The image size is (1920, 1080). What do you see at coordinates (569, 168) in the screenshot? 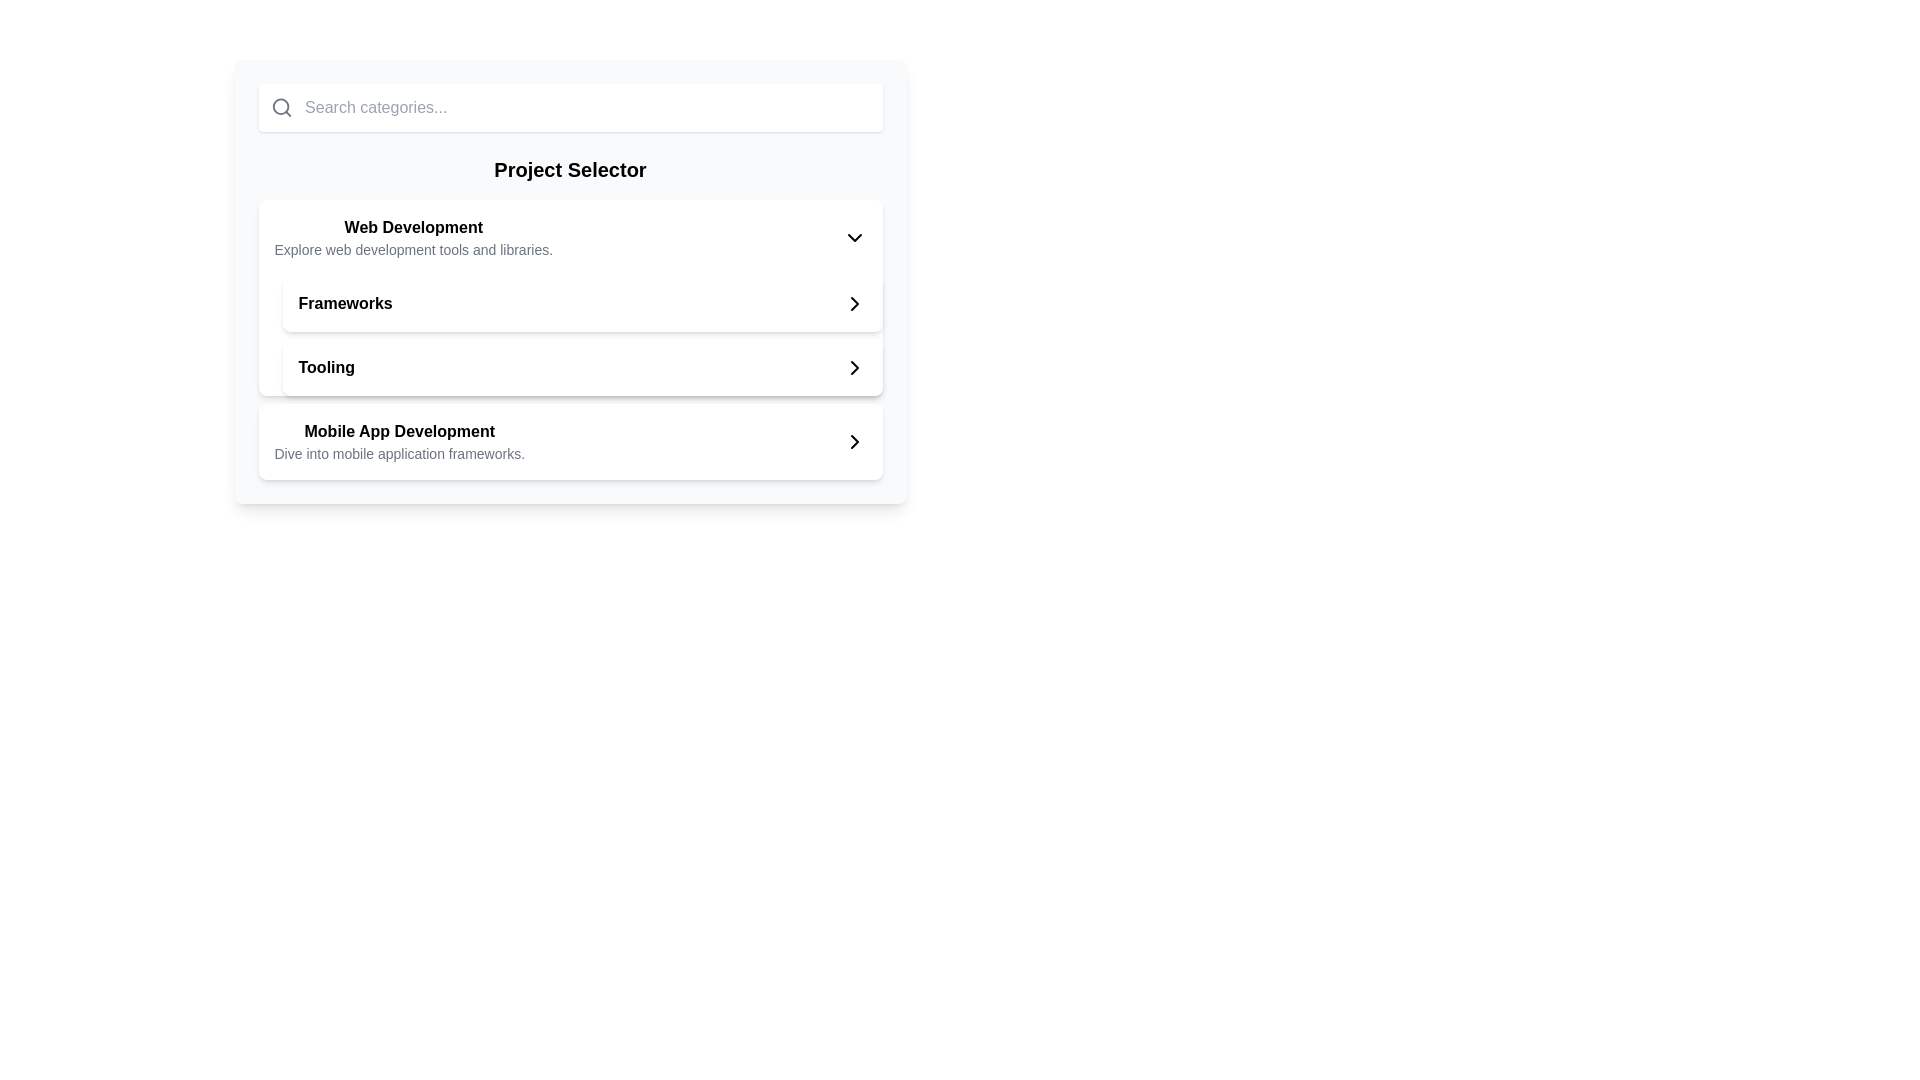
I see `prominent text label 'Project Selector' which is bold and distinct, located beneath the search bar` at bounding box center [569, 168].